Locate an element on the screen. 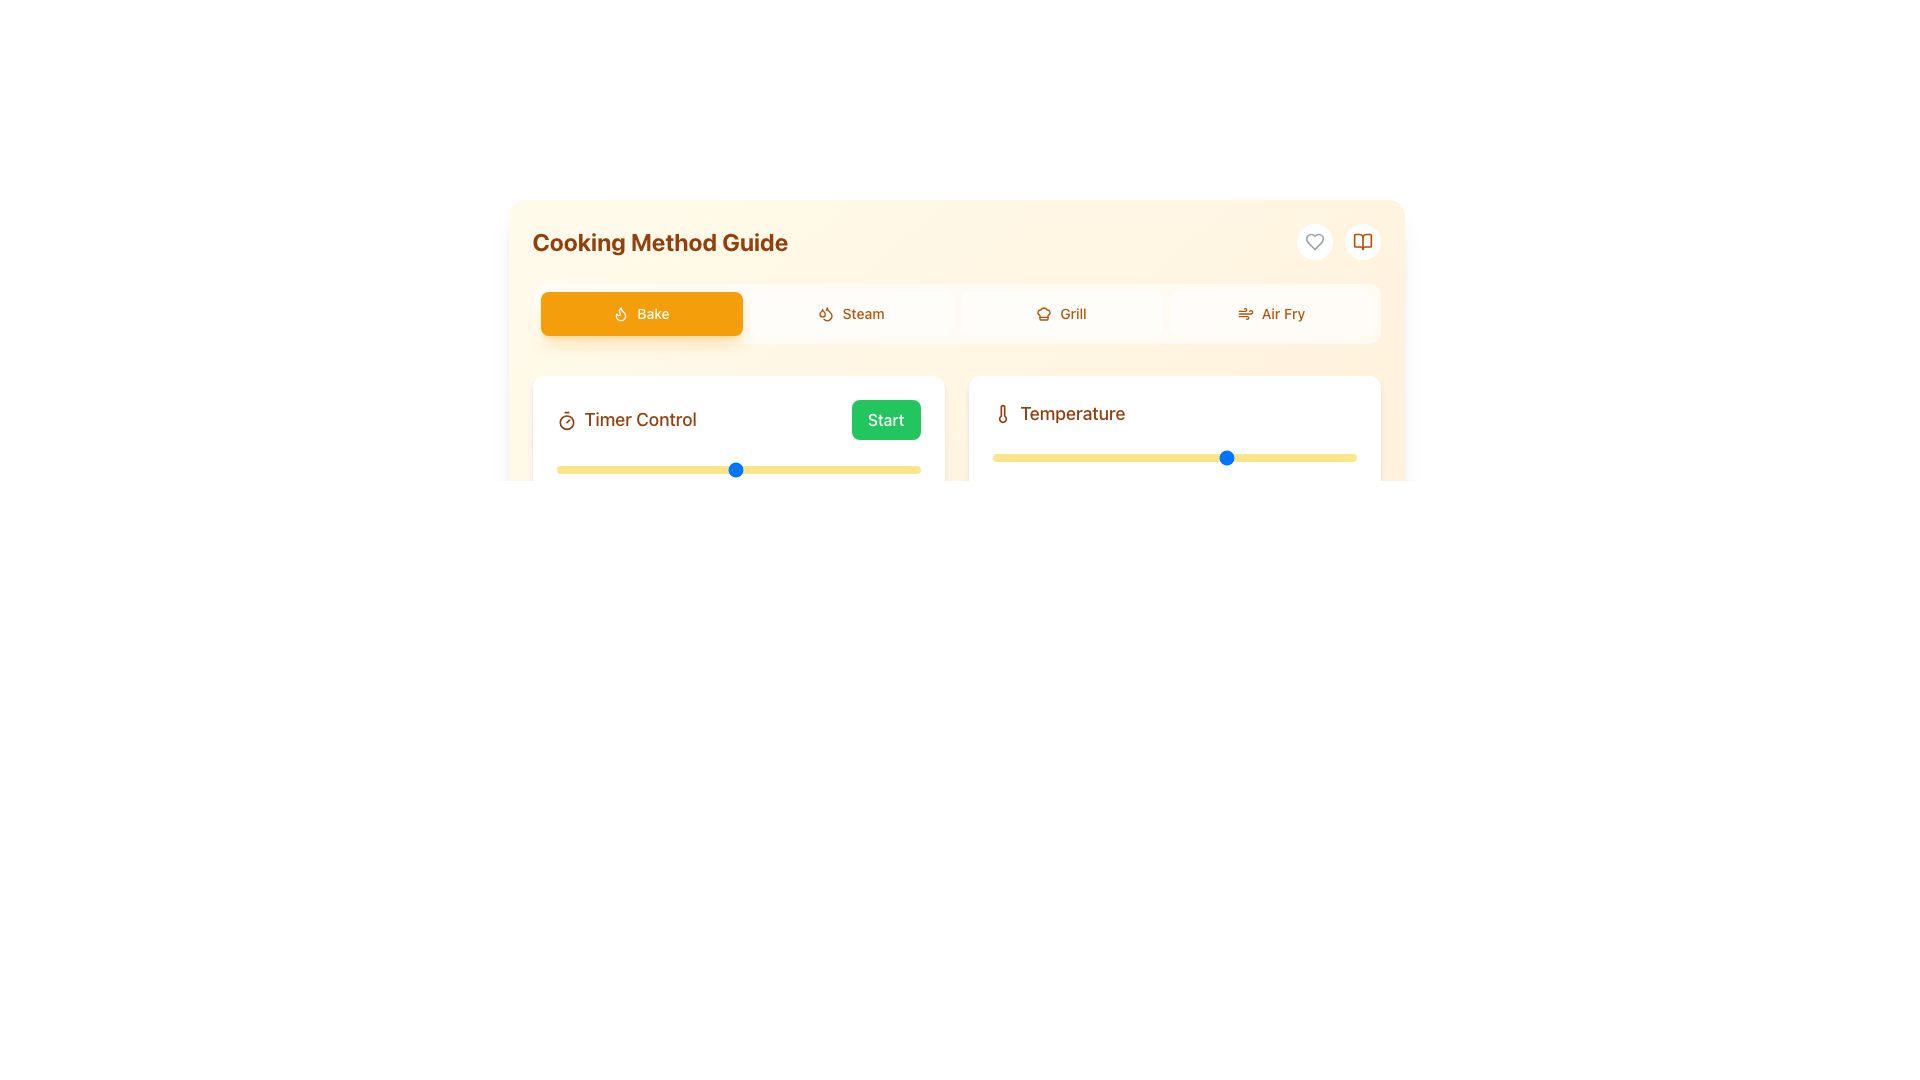 The width and height of the screenshot is (1920, 1080). the timer slider is located at coordinates (679, 470).